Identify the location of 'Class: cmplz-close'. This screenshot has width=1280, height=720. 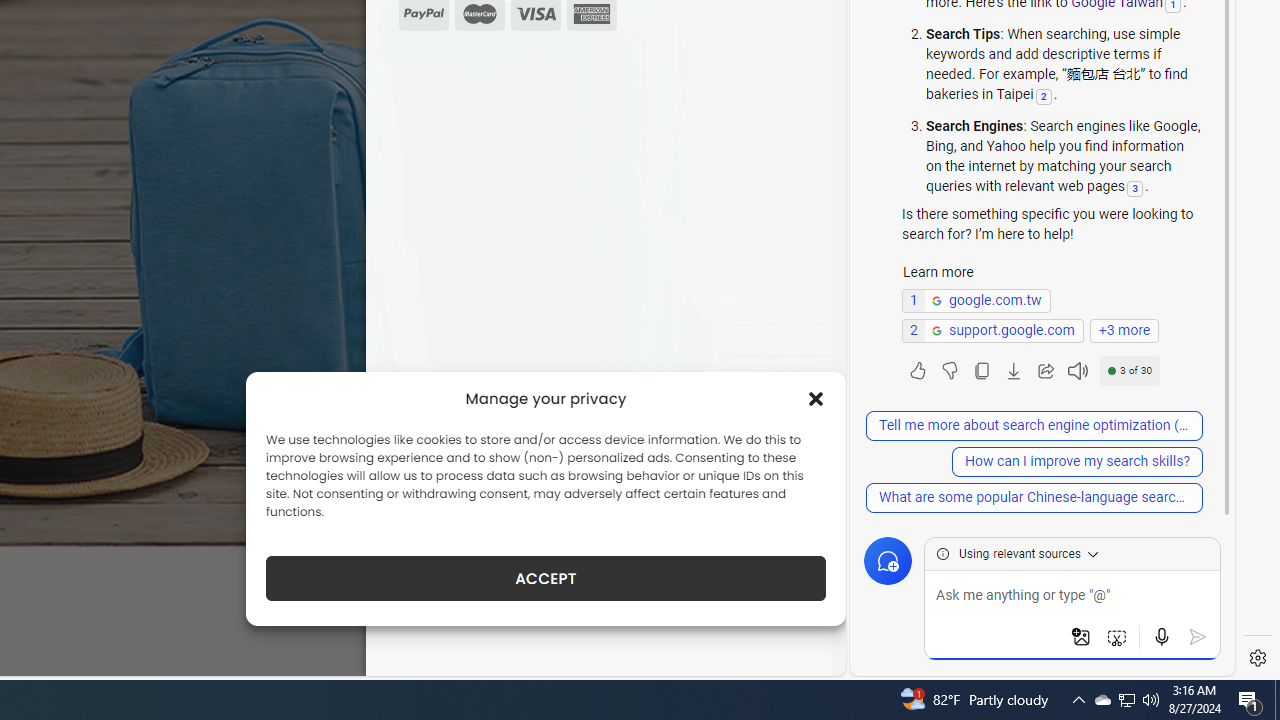
(816, 398).